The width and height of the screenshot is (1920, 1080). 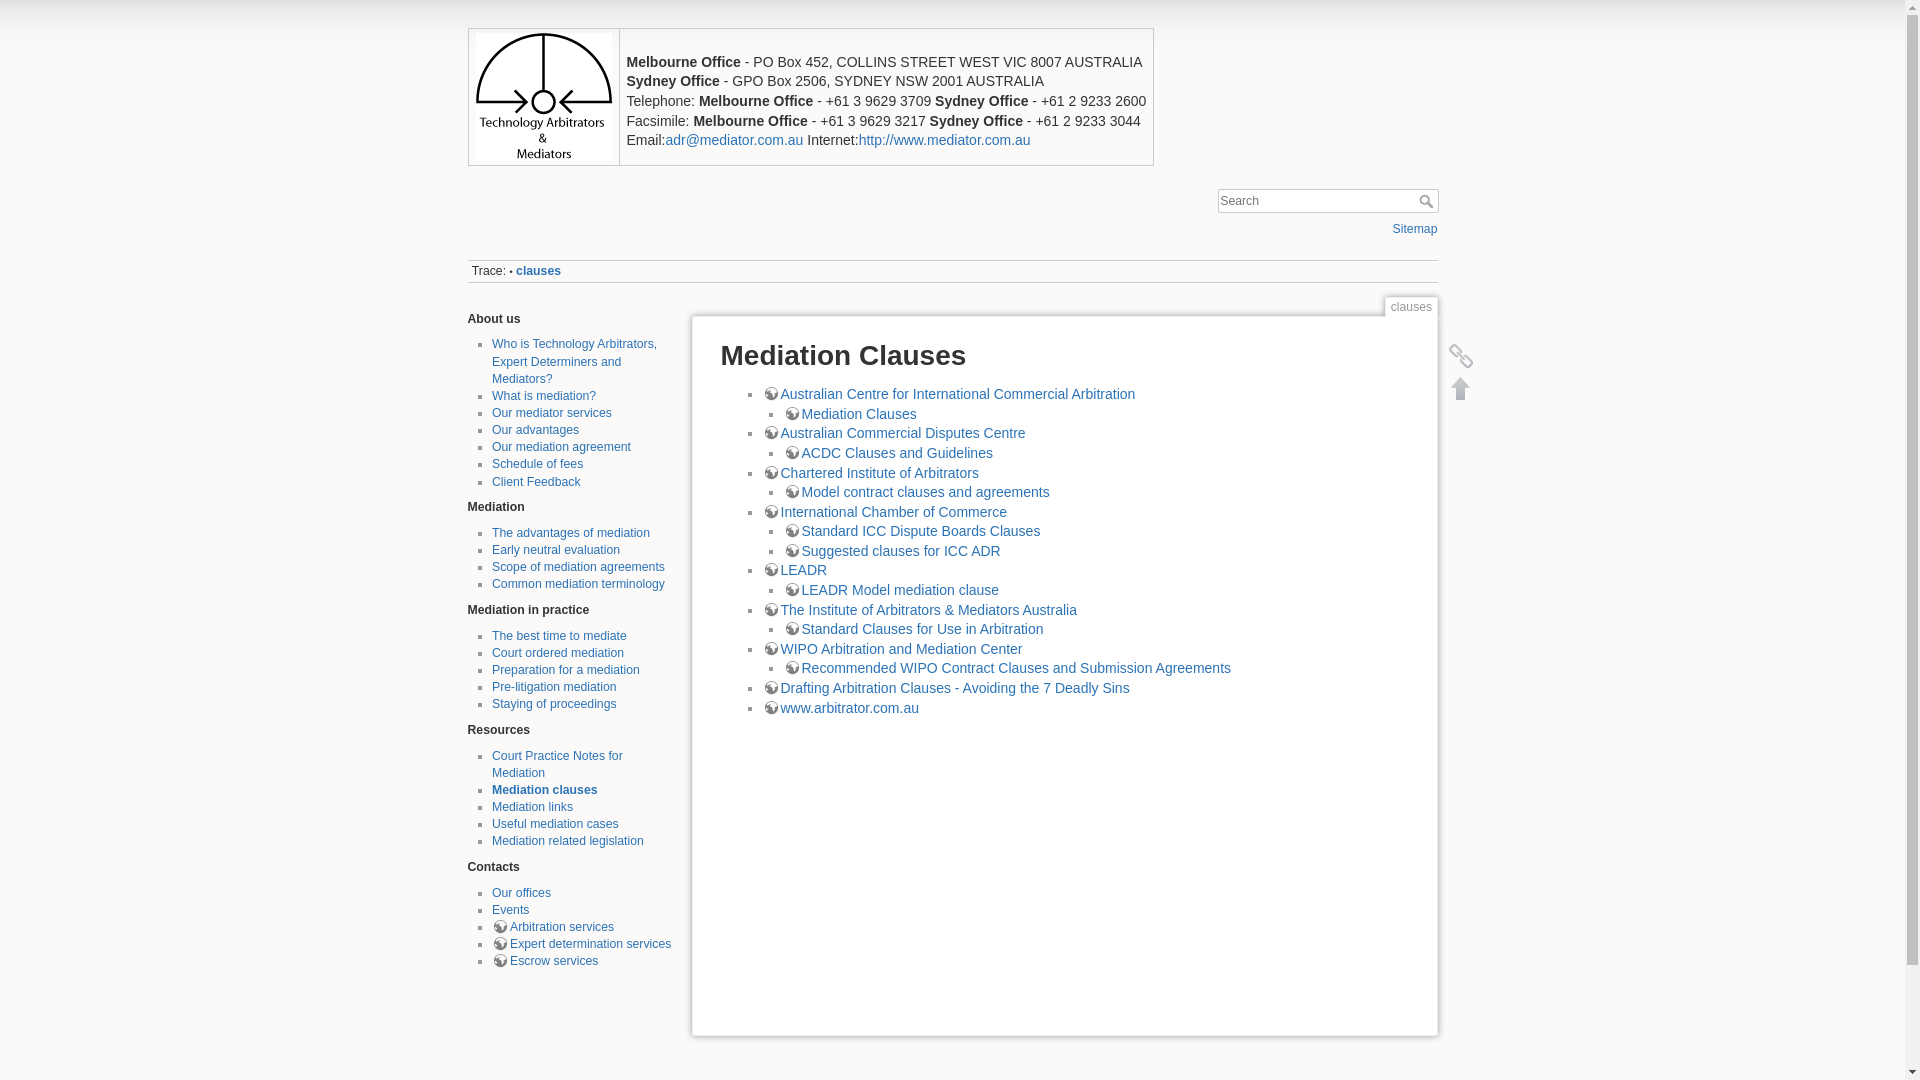 What do you see at coordinates (911, 530) in the screenshot?
I see `'Standard ICC Dispute Boards Clauses'` at bounding box center [911, 530].